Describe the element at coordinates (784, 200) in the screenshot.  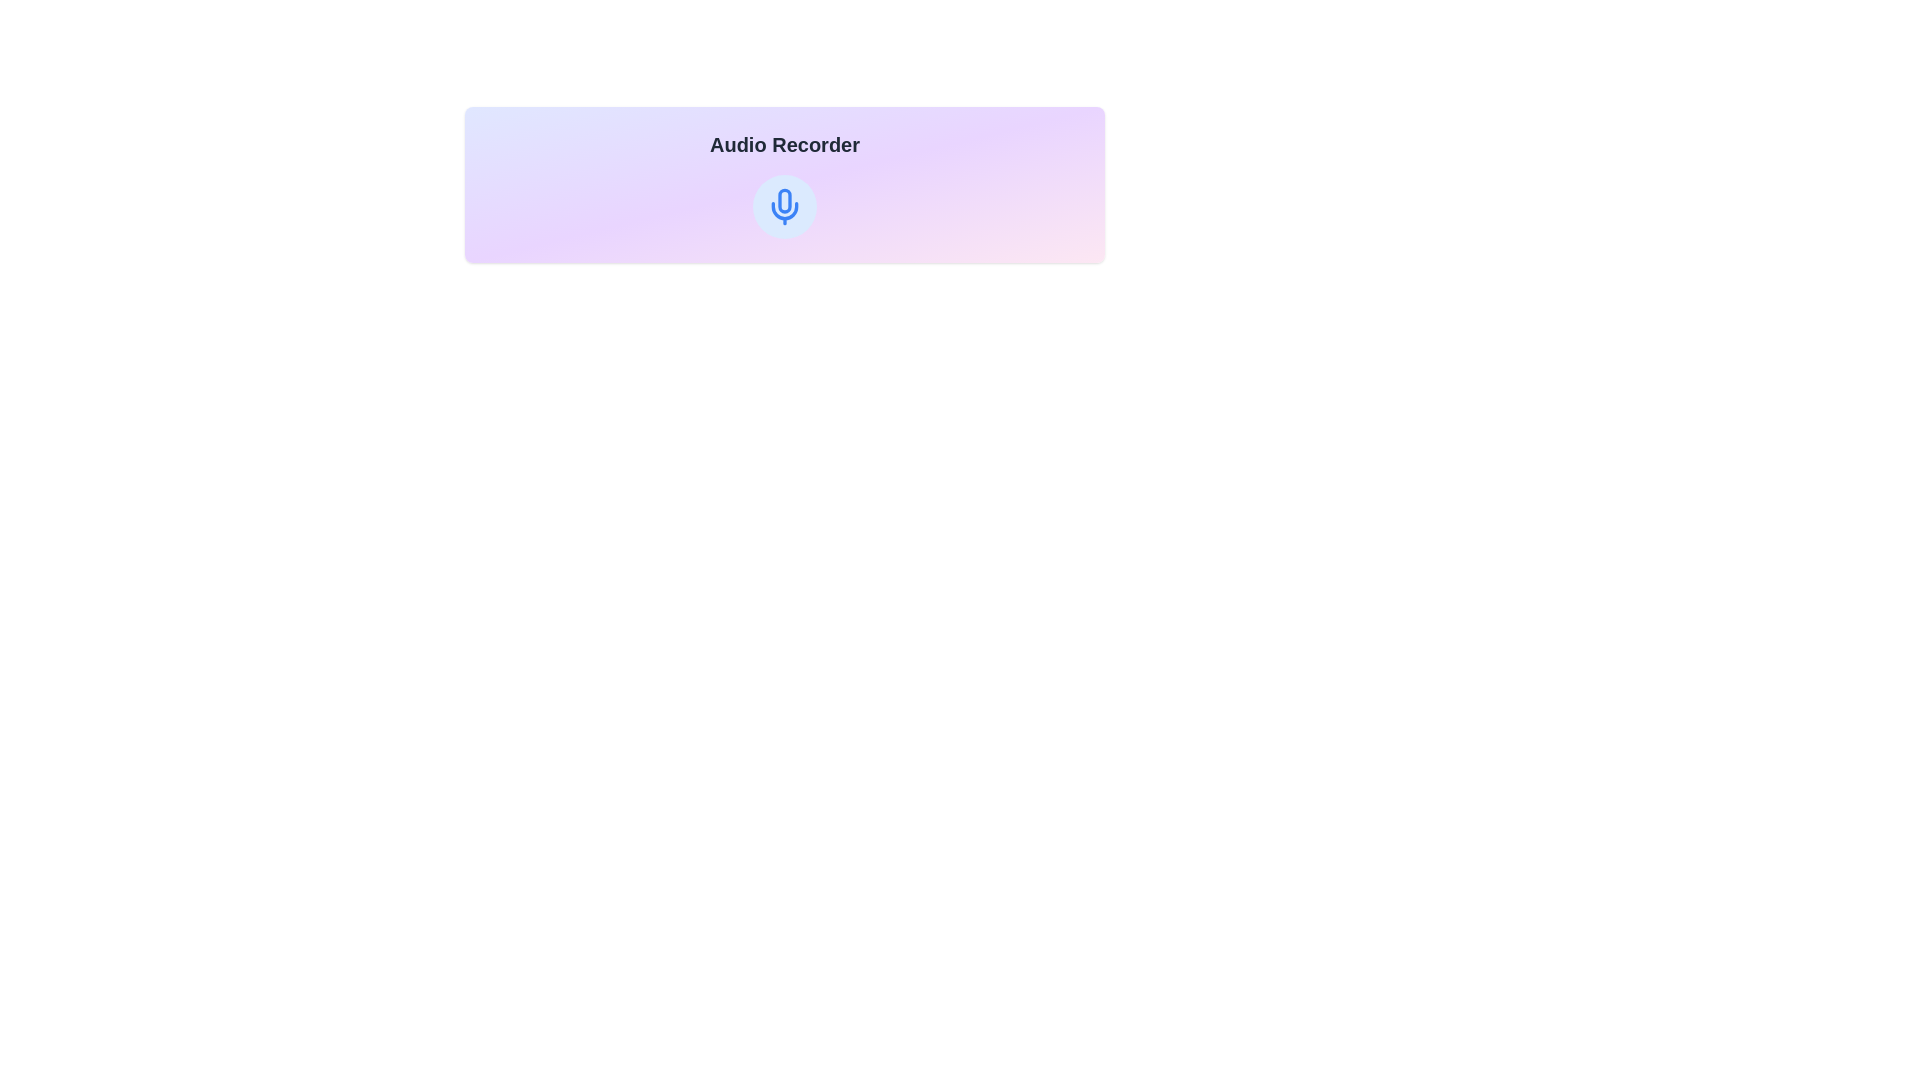
I see `the microphone icon, which is a vertical oval shape within a circular button, located below the 'Audio Recorder' heading` at that location.